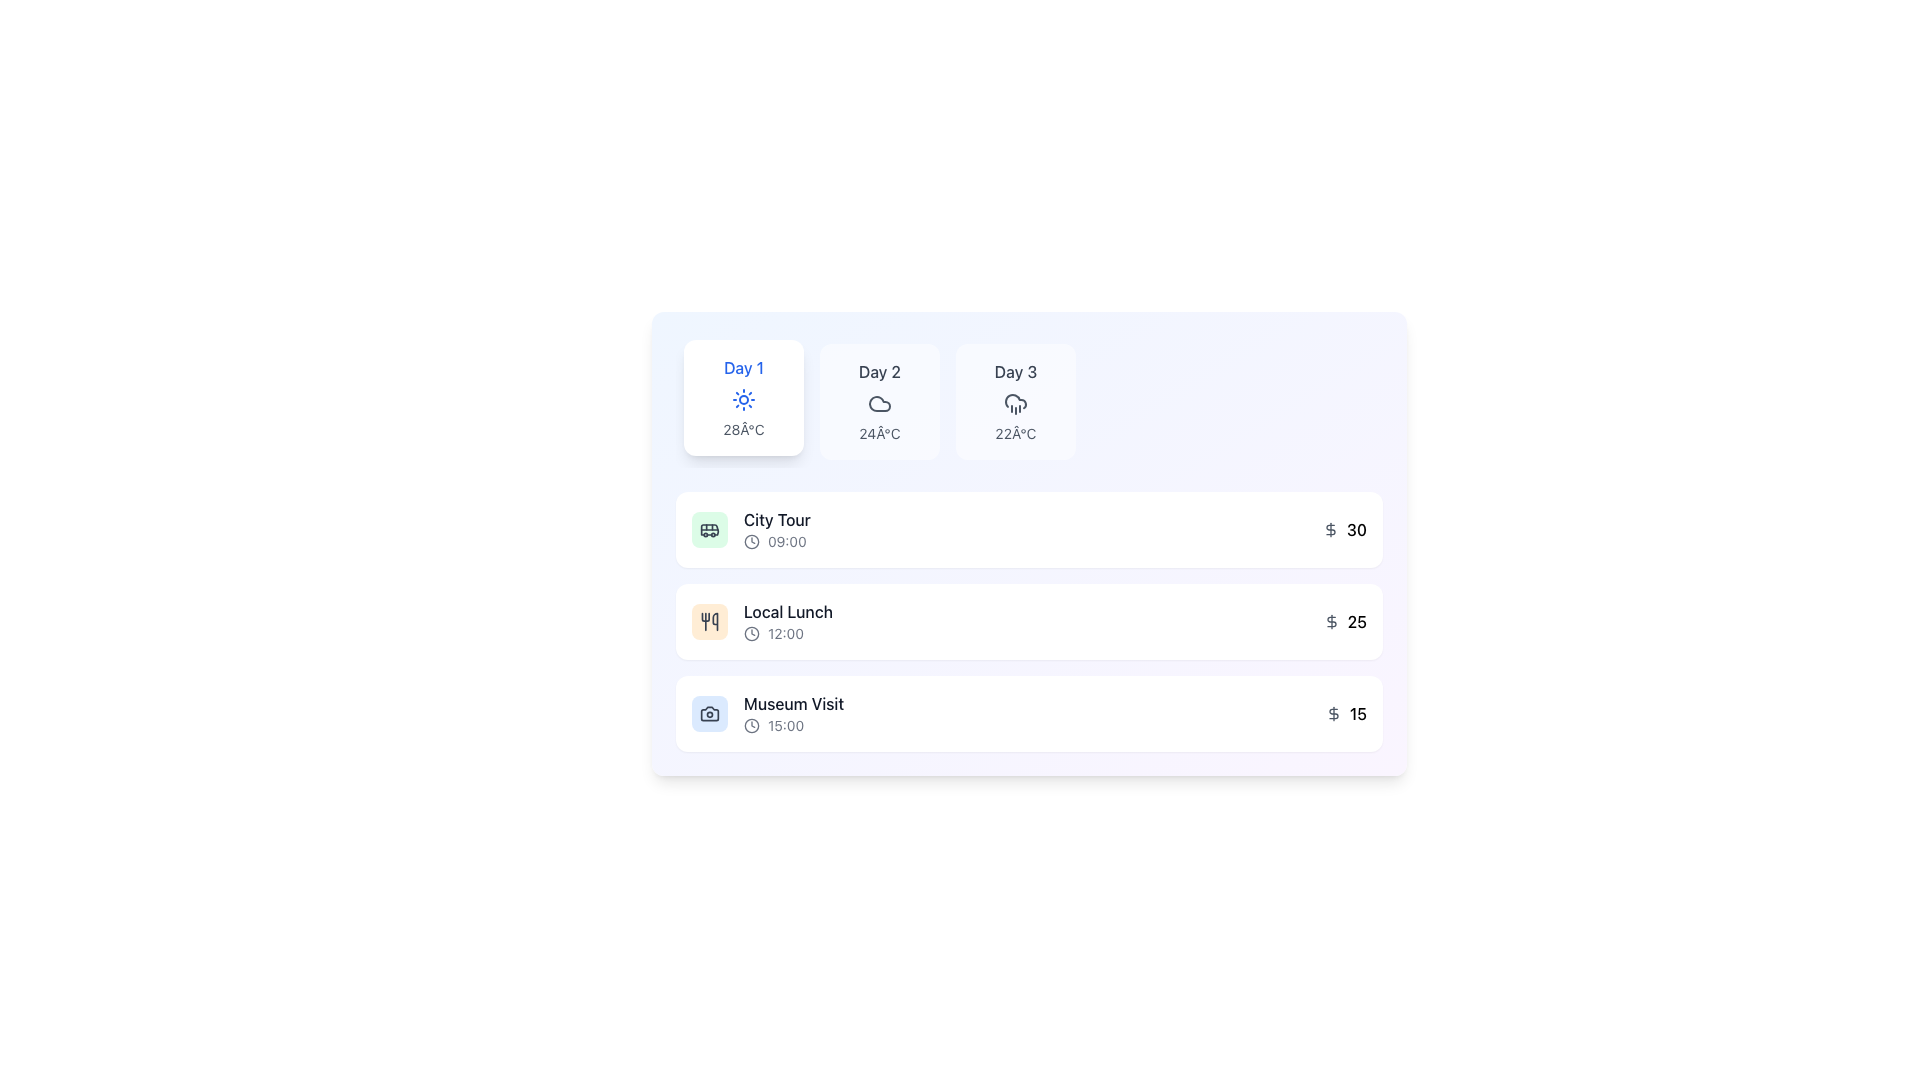  Describe the element at coordinates (710, 712) in the screenshot. I see `the decorative icon representing 'Museum Visit', which is located in the third list item from the top in the right-aligned column, to the left of the text 'Museum Visit'` at that location.